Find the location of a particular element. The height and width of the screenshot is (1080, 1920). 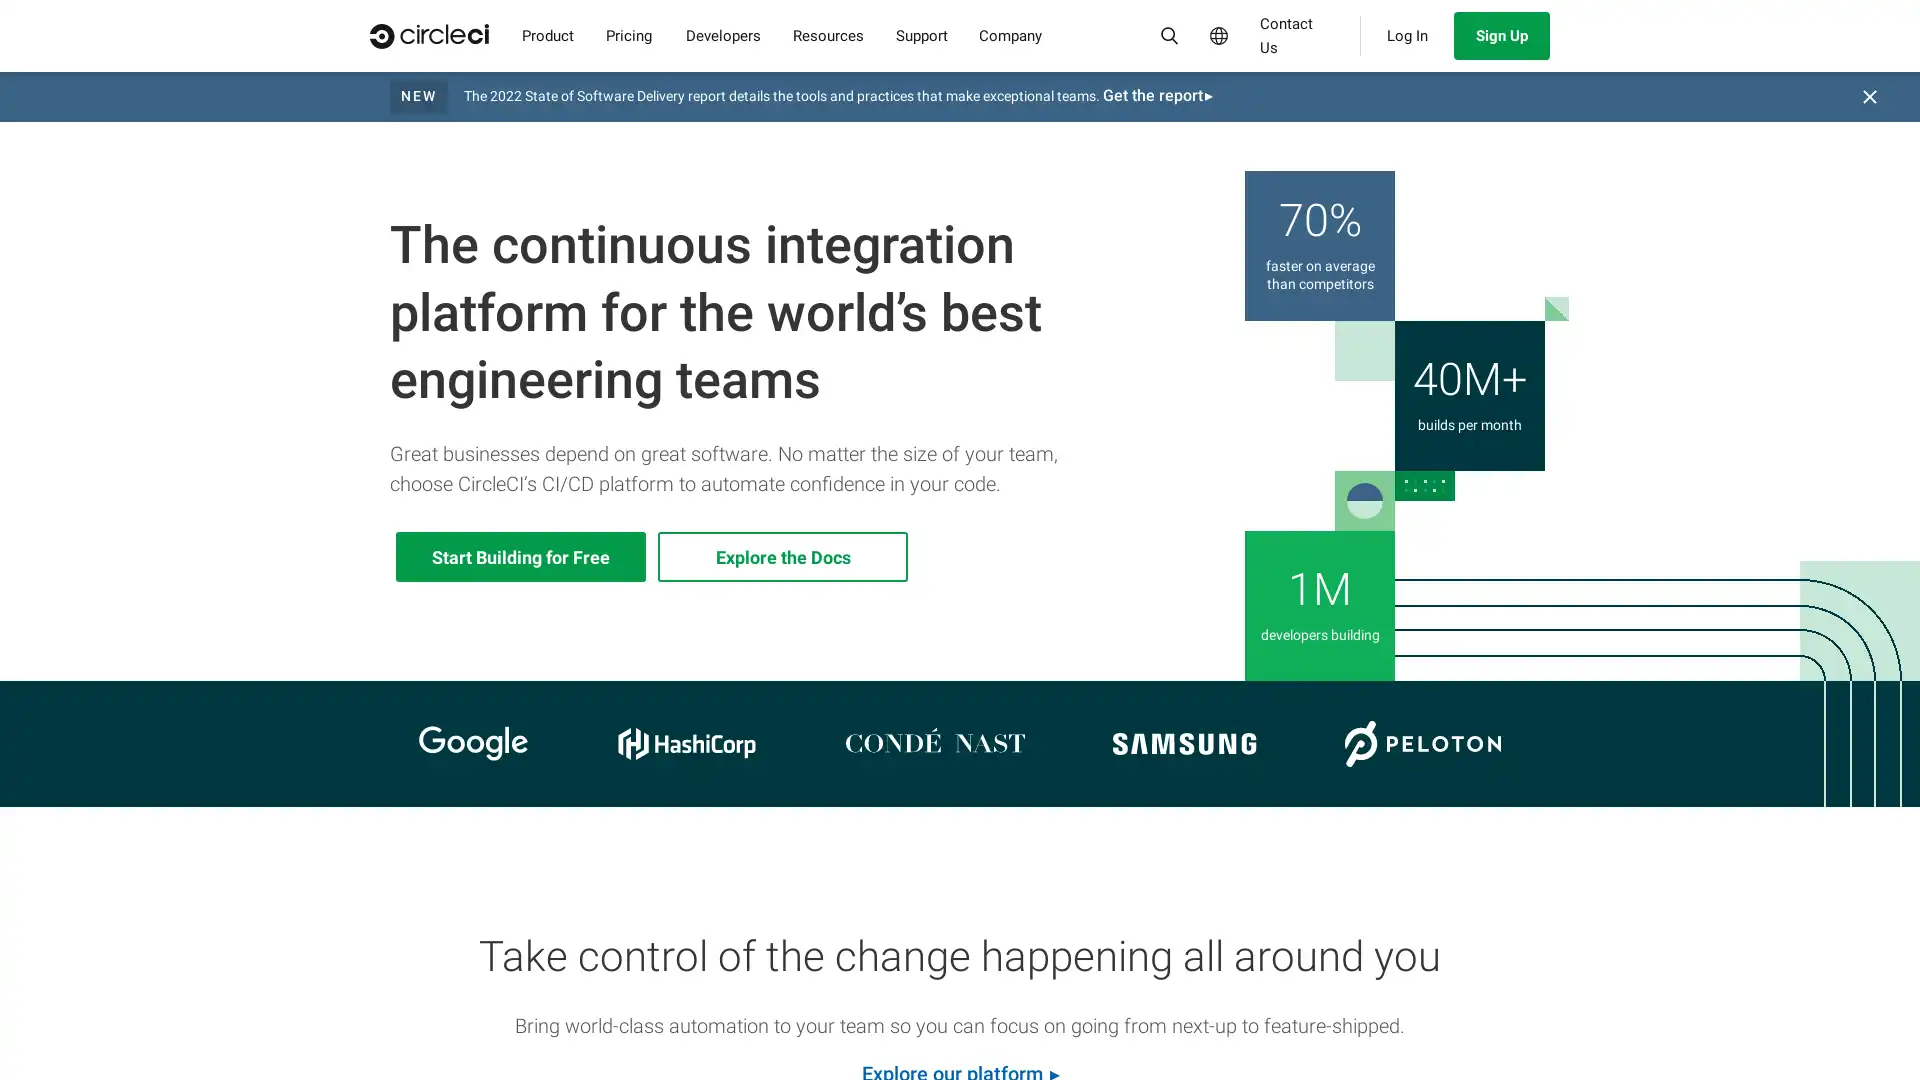

Search is located at coordinates (1169, 35).